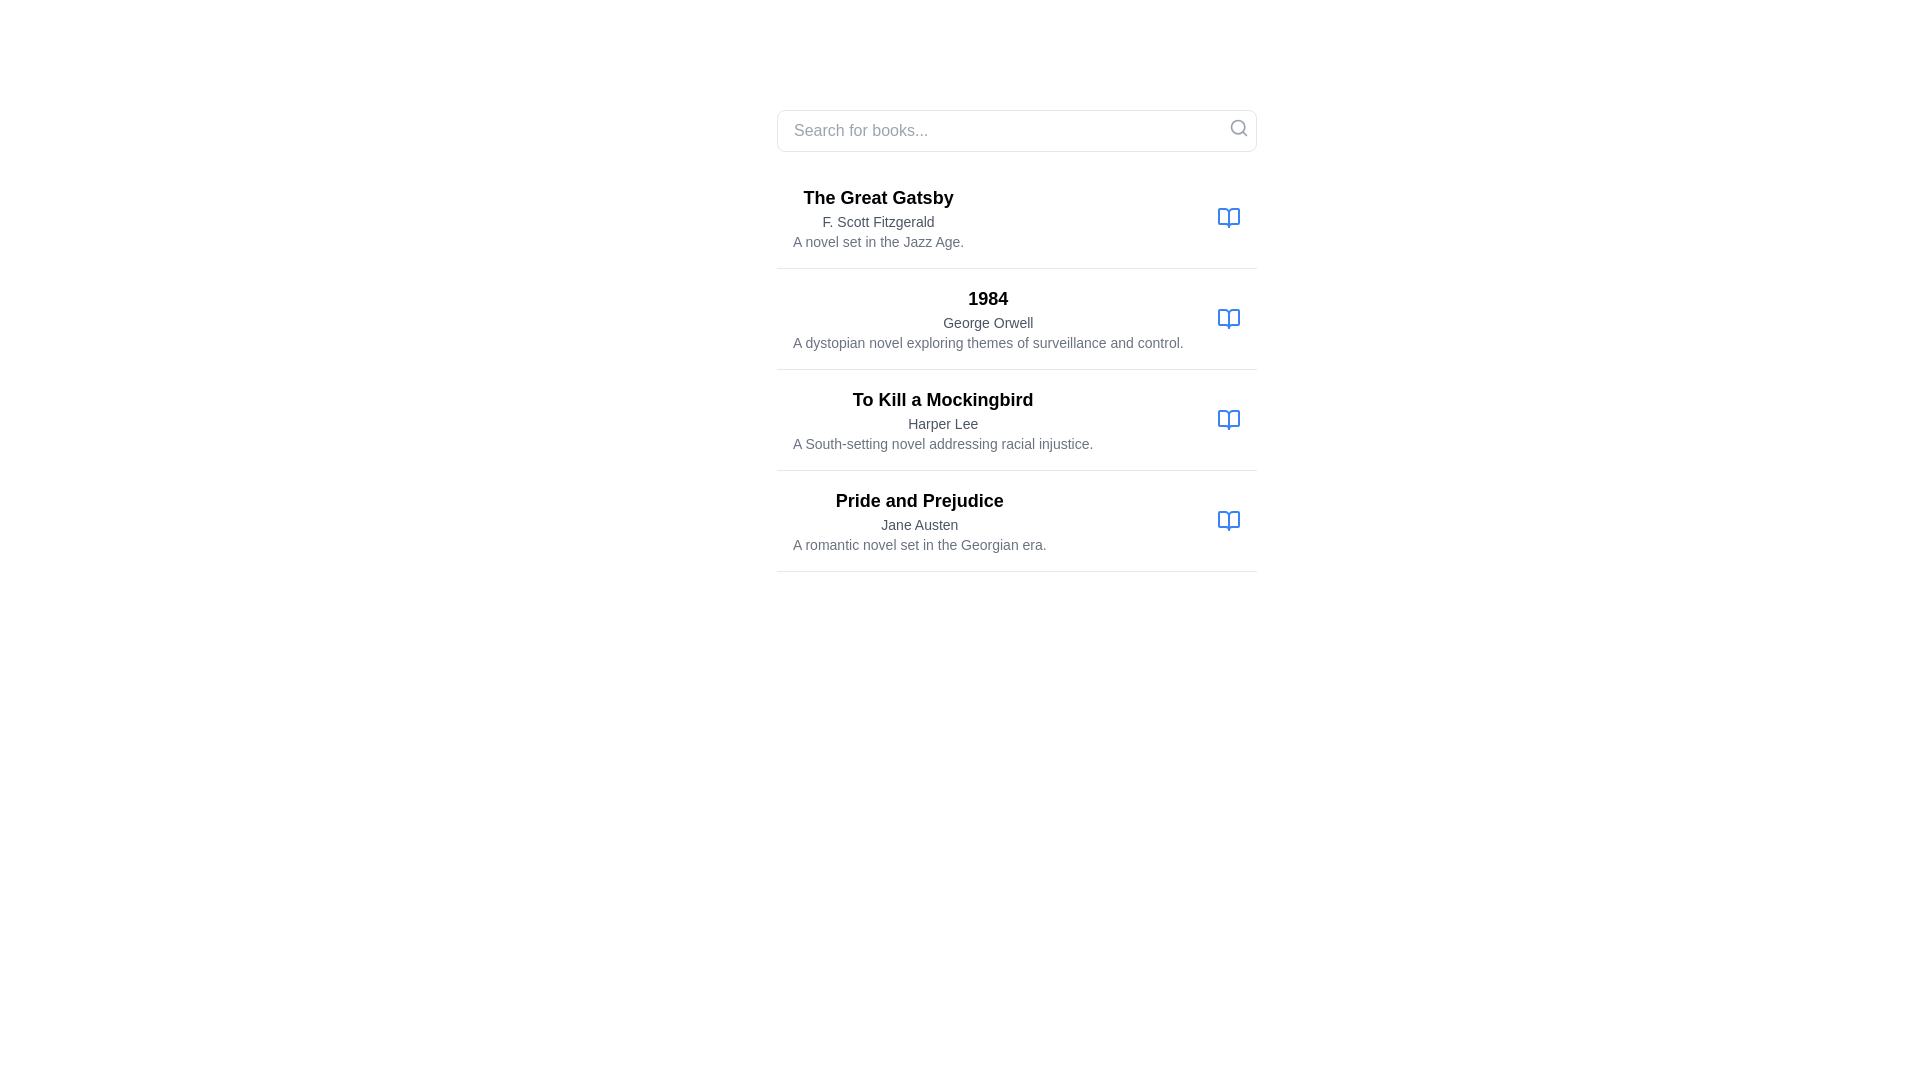  What do you see at coordinates (1227, 318) in the screenshot?
I see `the icon to the right of the text '1984'` at bounding box center [1227, 318].